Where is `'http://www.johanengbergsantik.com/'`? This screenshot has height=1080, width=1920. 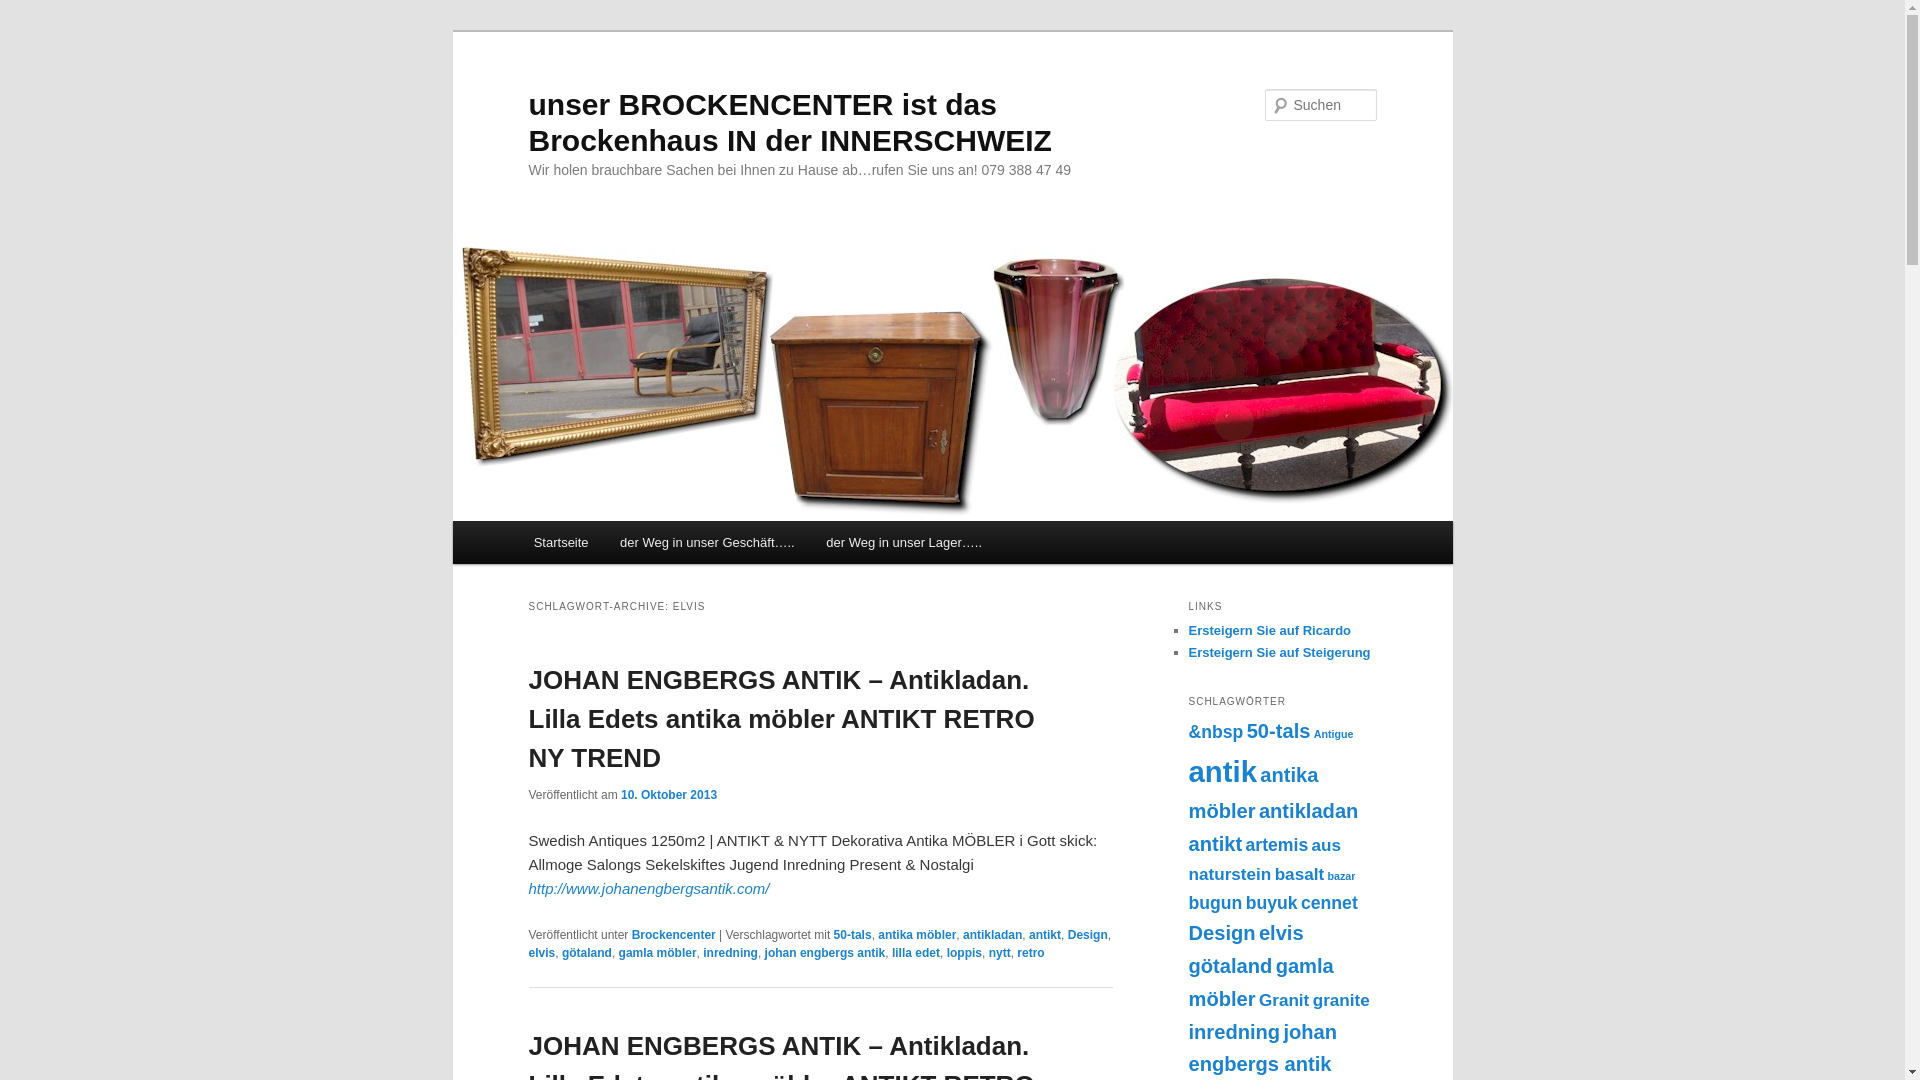 'http://www.johanengbergsantik.com/' is located at coordinates (648, 887).